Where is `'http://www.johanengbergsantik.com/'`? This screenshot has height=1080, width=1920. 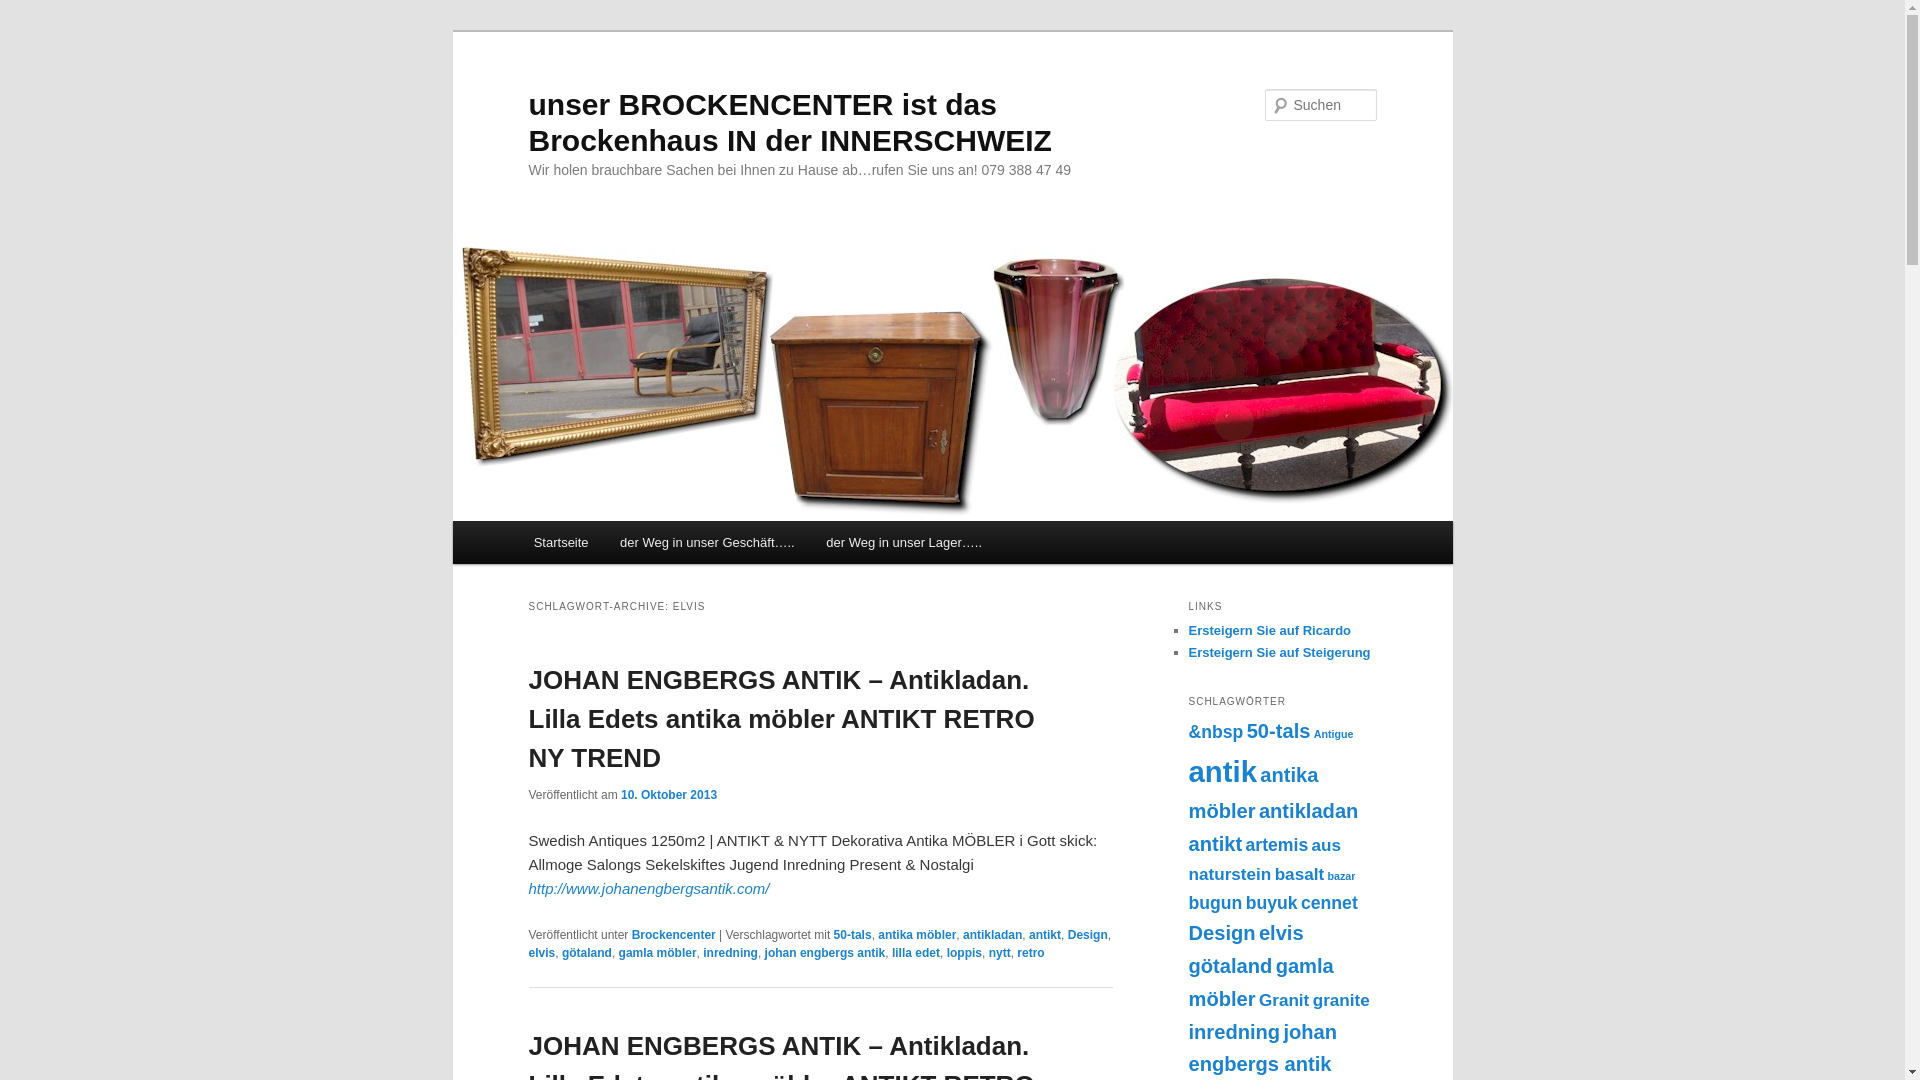 'http://www.johanengbergsantik.com/' is located at coordinates (648, 887).